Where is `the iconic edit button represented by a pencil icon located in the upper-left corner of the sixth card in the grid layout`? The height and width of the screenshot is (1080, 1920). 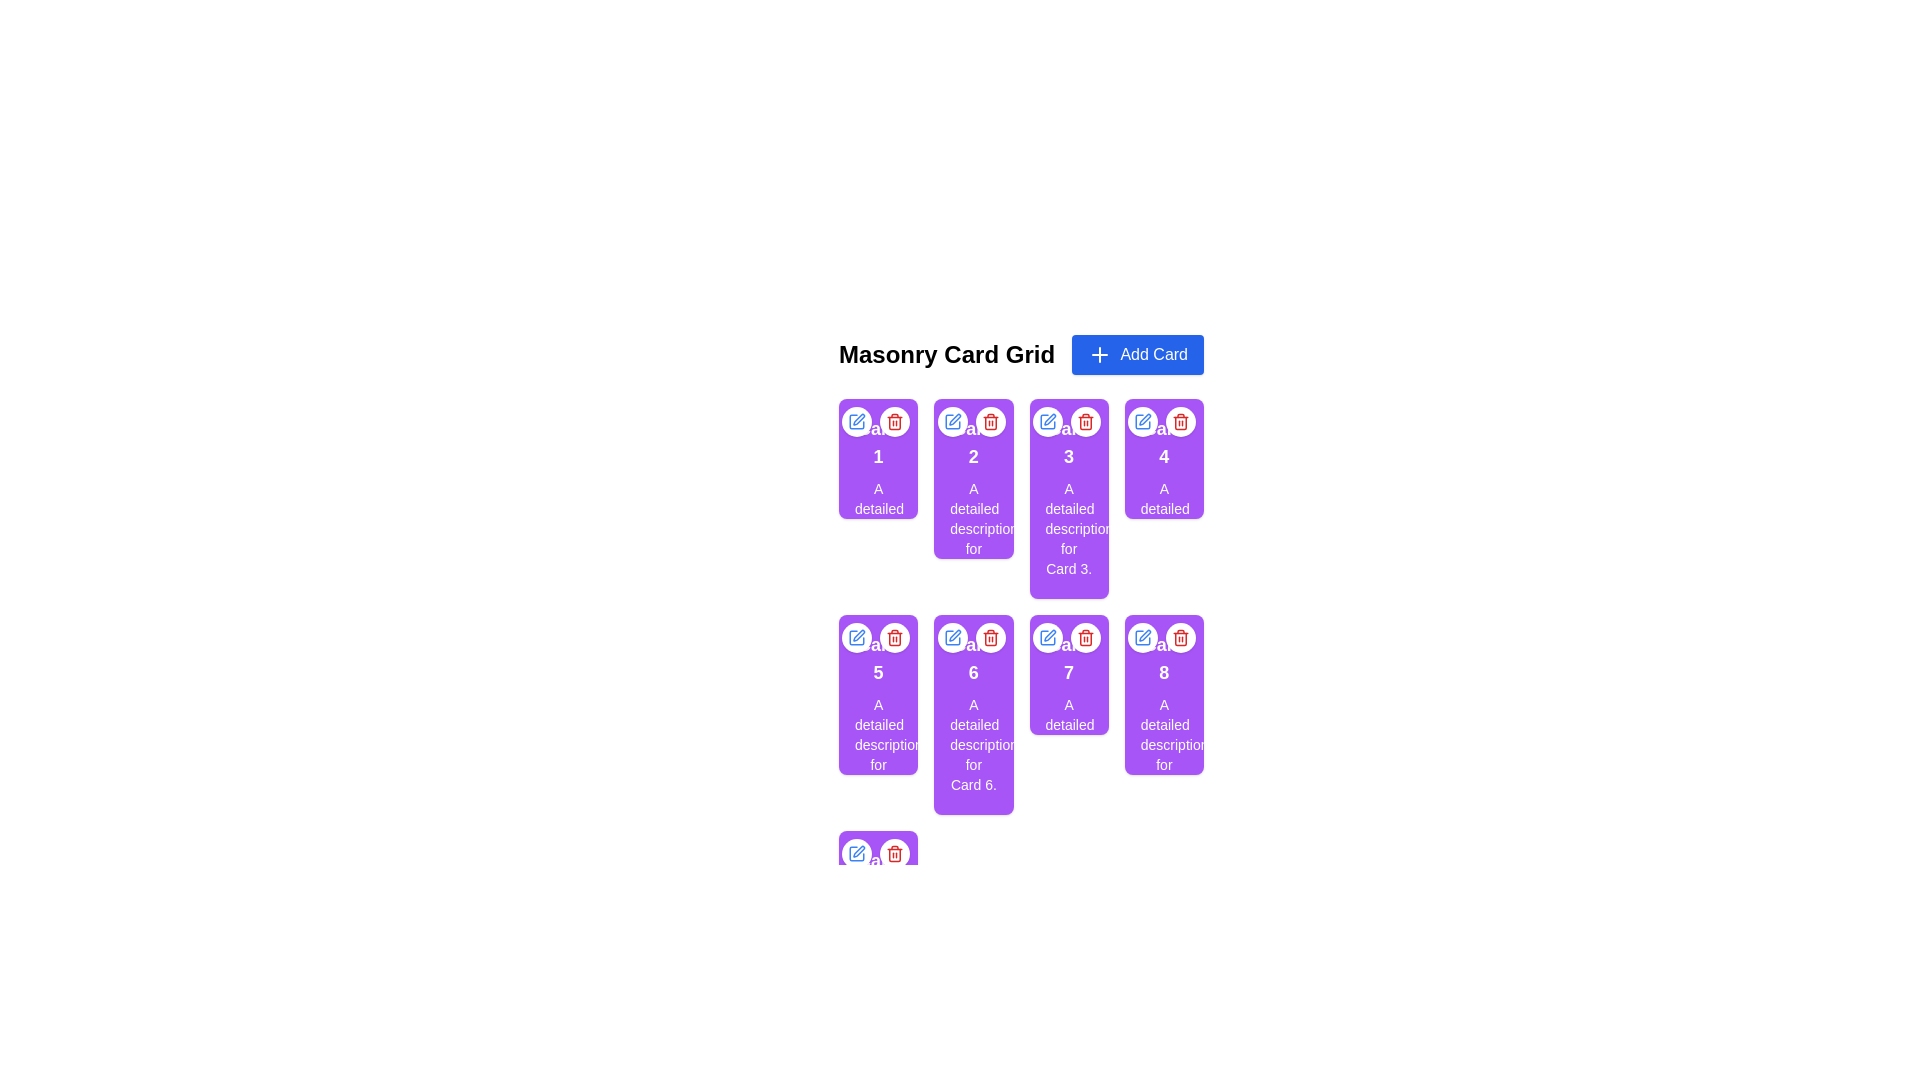
the iconic edit button represented by a pencil icon located in the upper-left corner of the sixth card in the grid layout is located at coordinates (953, 635).